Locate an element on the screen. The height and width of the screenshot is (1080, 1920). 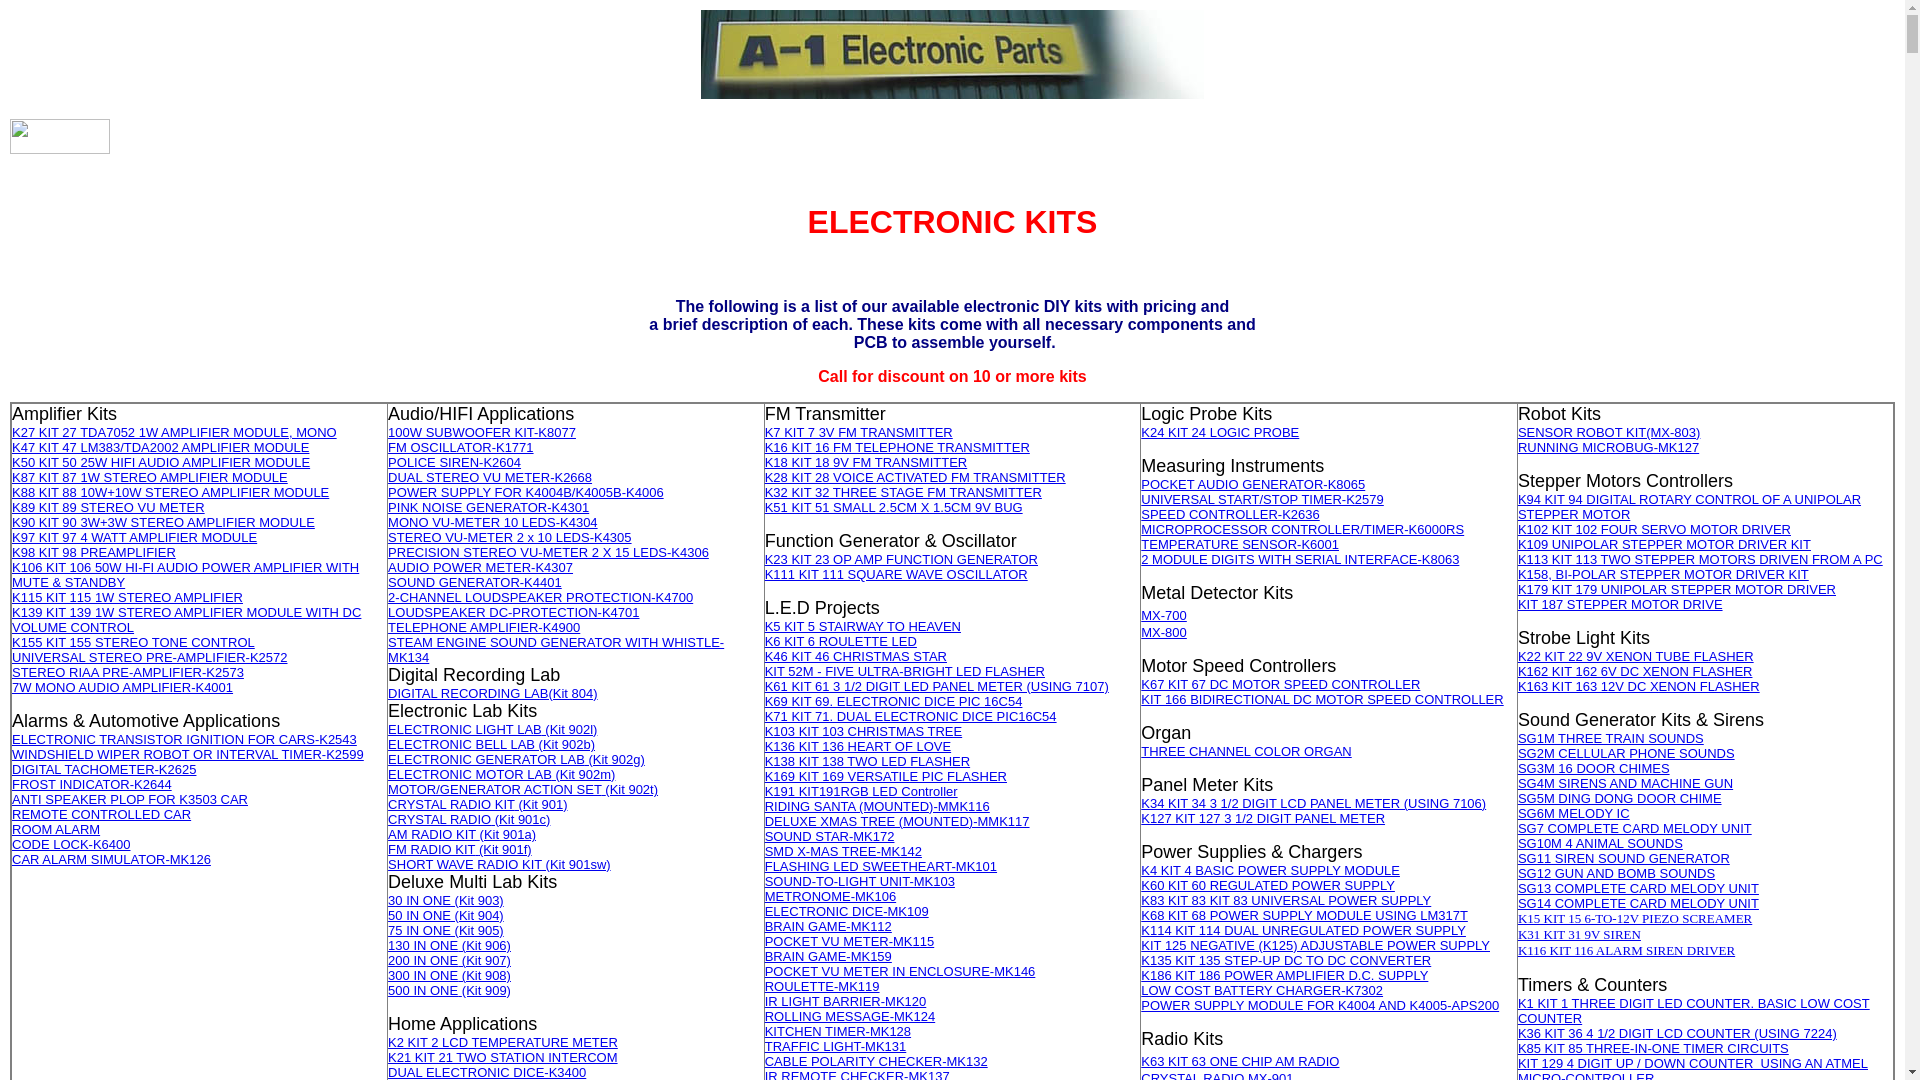
'PINK NOISE GENERATOR-K4301' is located at coordinates (488, 505).